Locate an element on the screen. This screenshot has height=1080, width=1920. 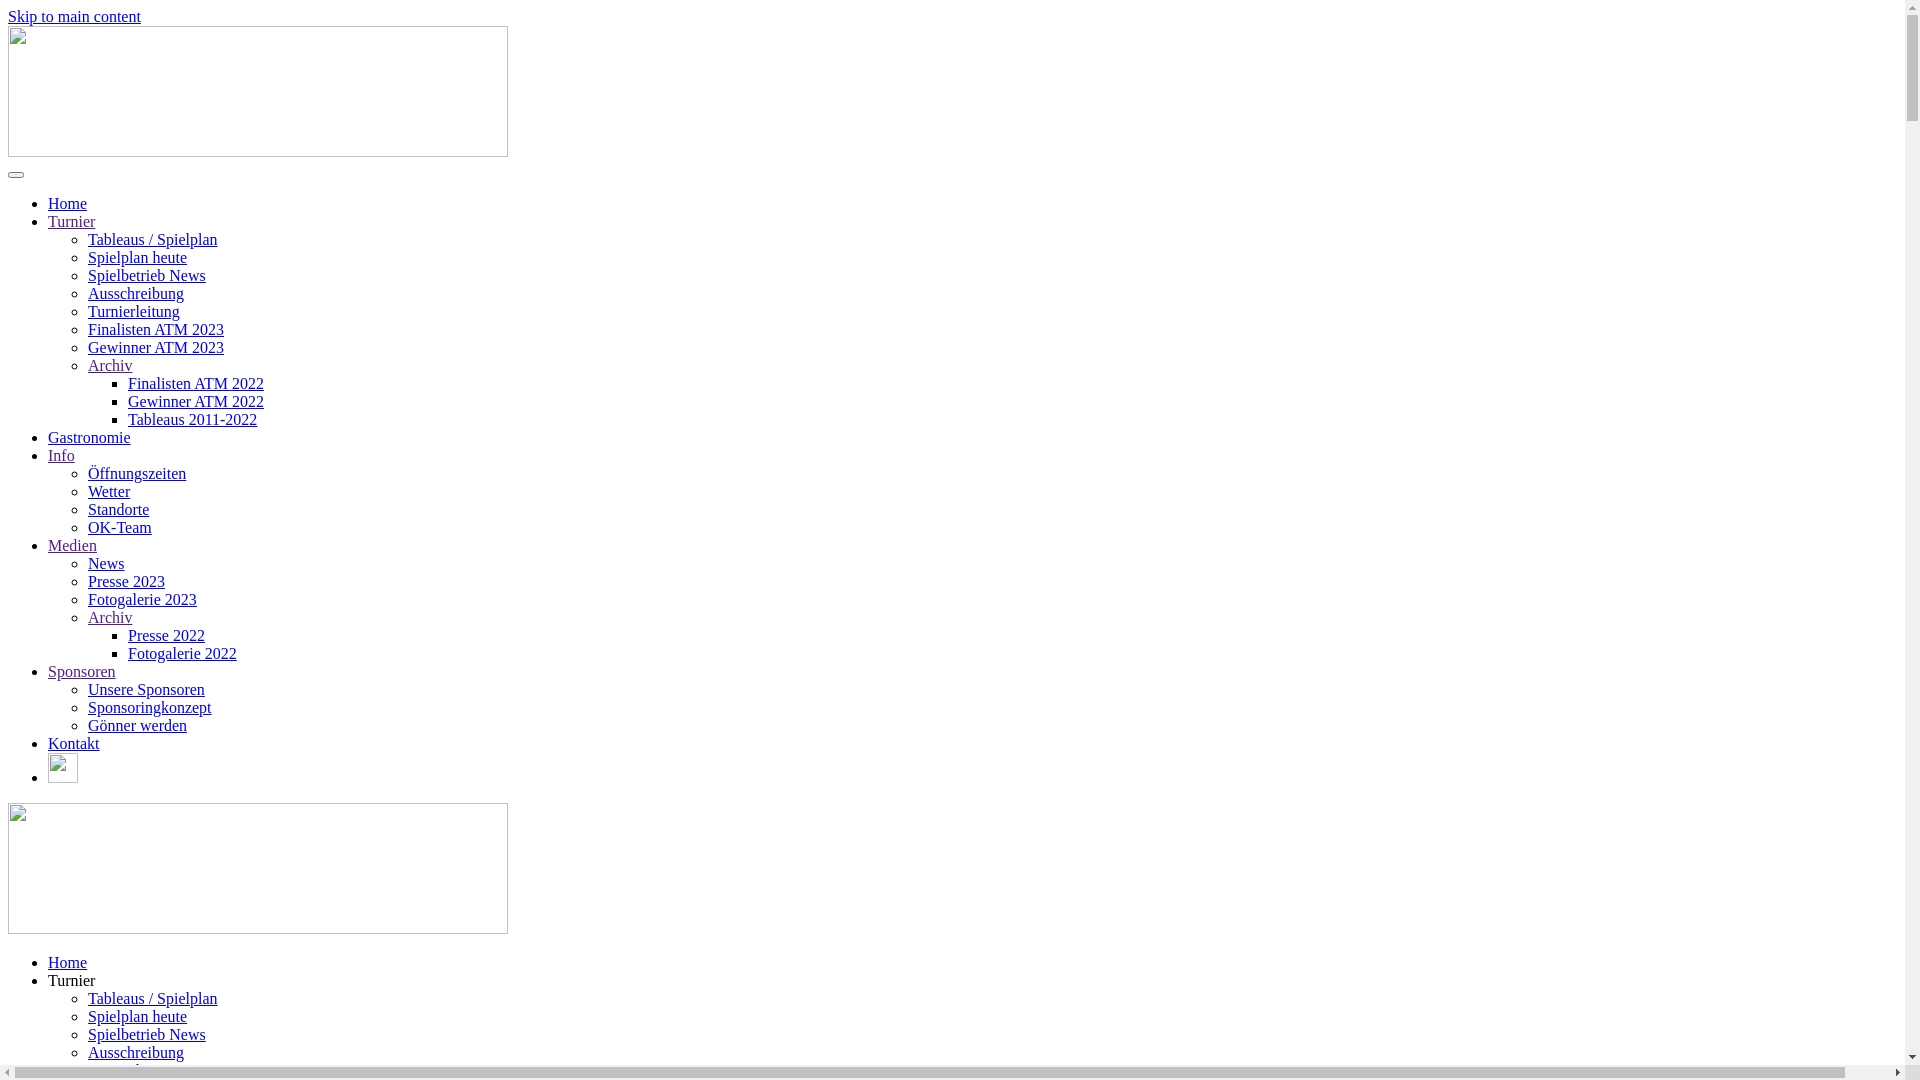
'News' is located at coordinates (104, 563).